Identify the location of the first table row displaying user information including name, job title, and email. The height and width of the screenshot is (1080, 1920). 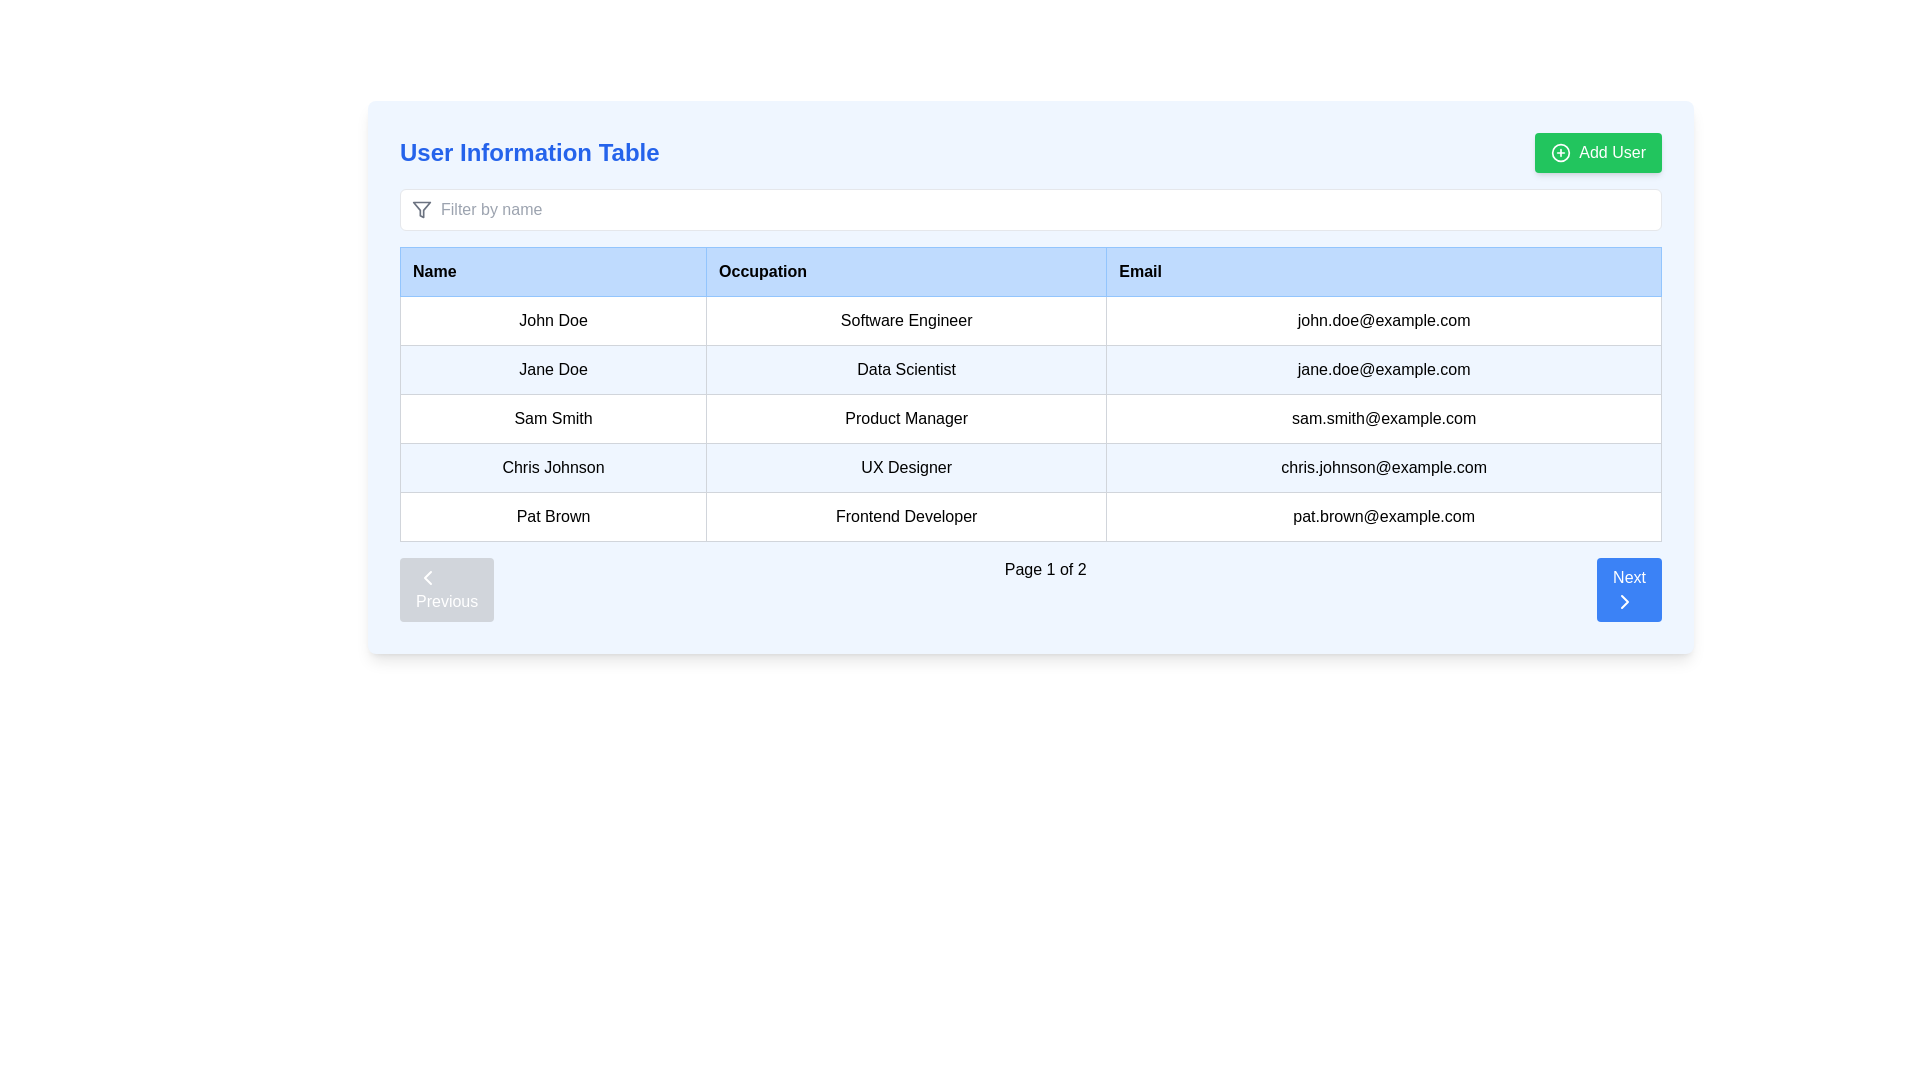
(1031, 319).